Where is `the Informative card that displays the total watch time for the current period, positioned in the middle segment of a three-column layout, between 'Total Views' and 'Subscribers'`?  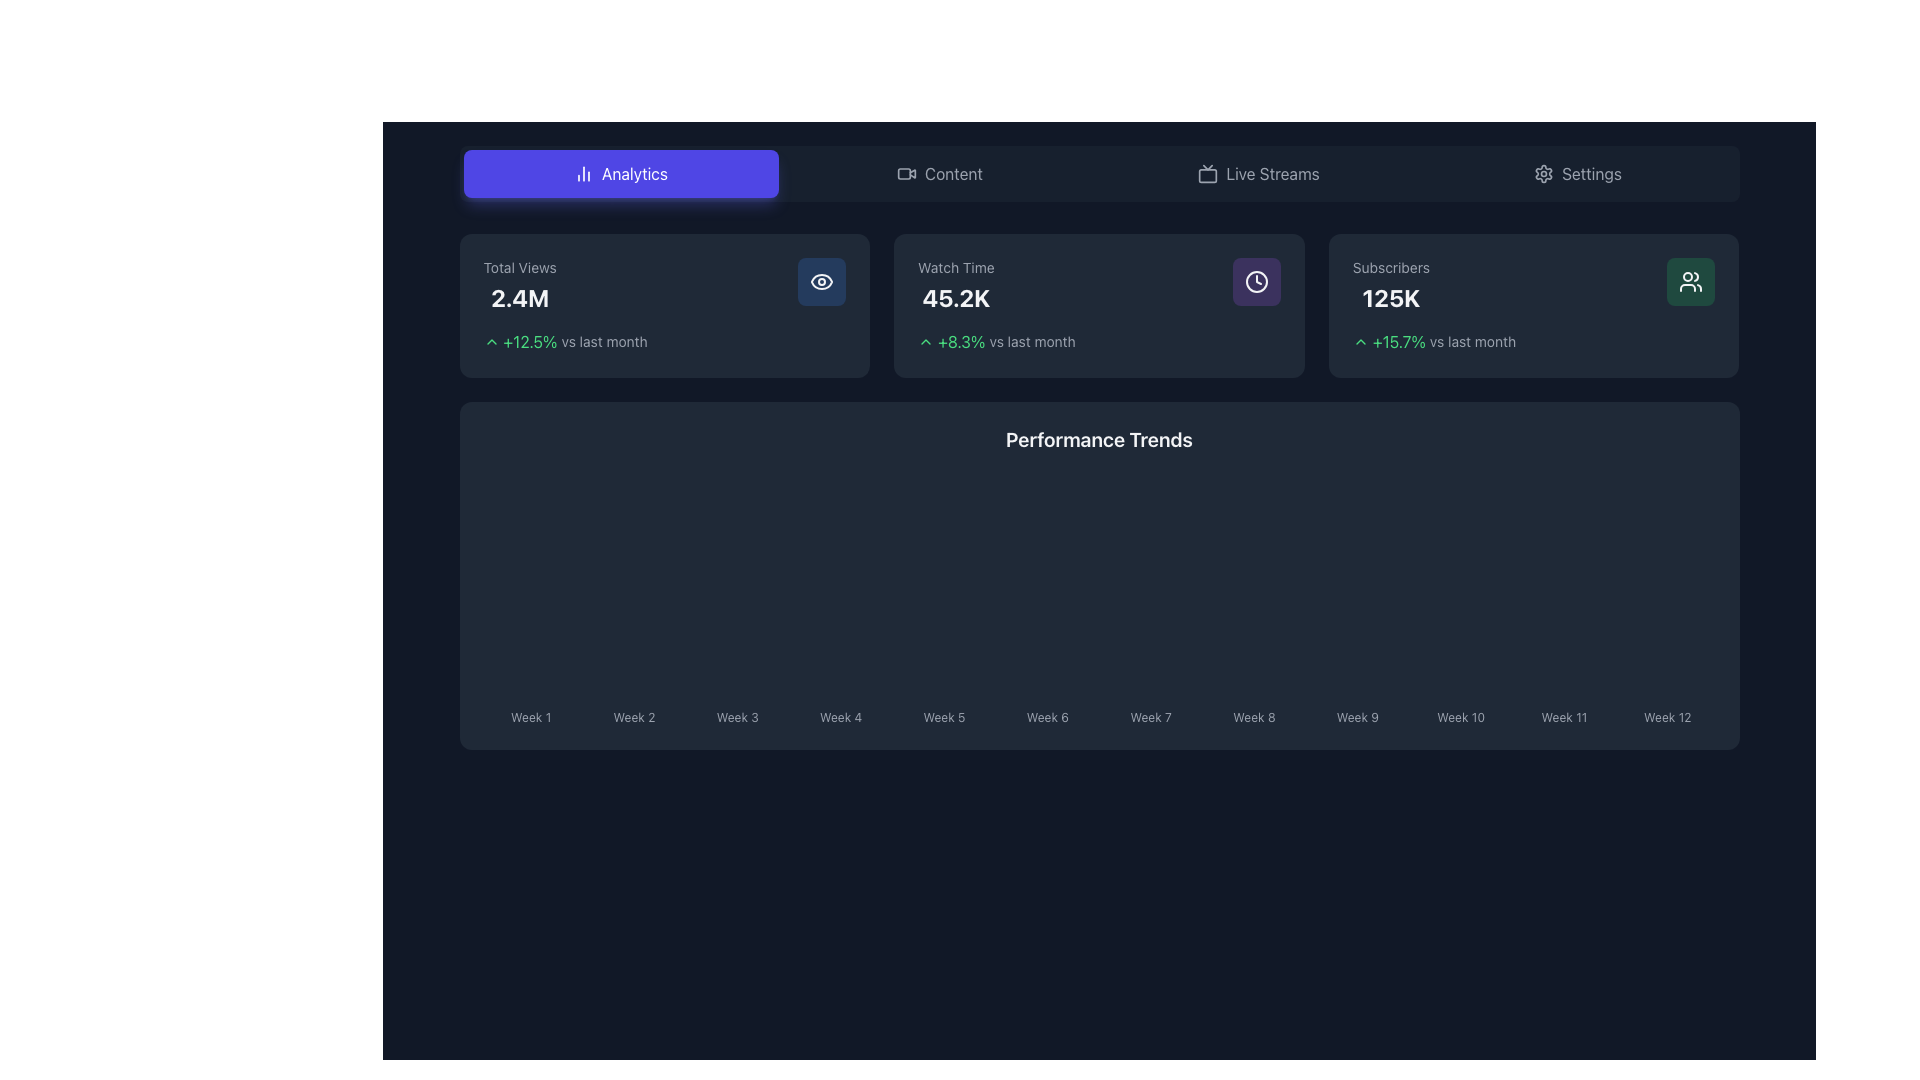
the Informative card that displays the total watch time for the current period, positioned in the middle segment of a three-column layout, between 'Total Views' and 'Subscribers' is located at coordinates (1098, 305).